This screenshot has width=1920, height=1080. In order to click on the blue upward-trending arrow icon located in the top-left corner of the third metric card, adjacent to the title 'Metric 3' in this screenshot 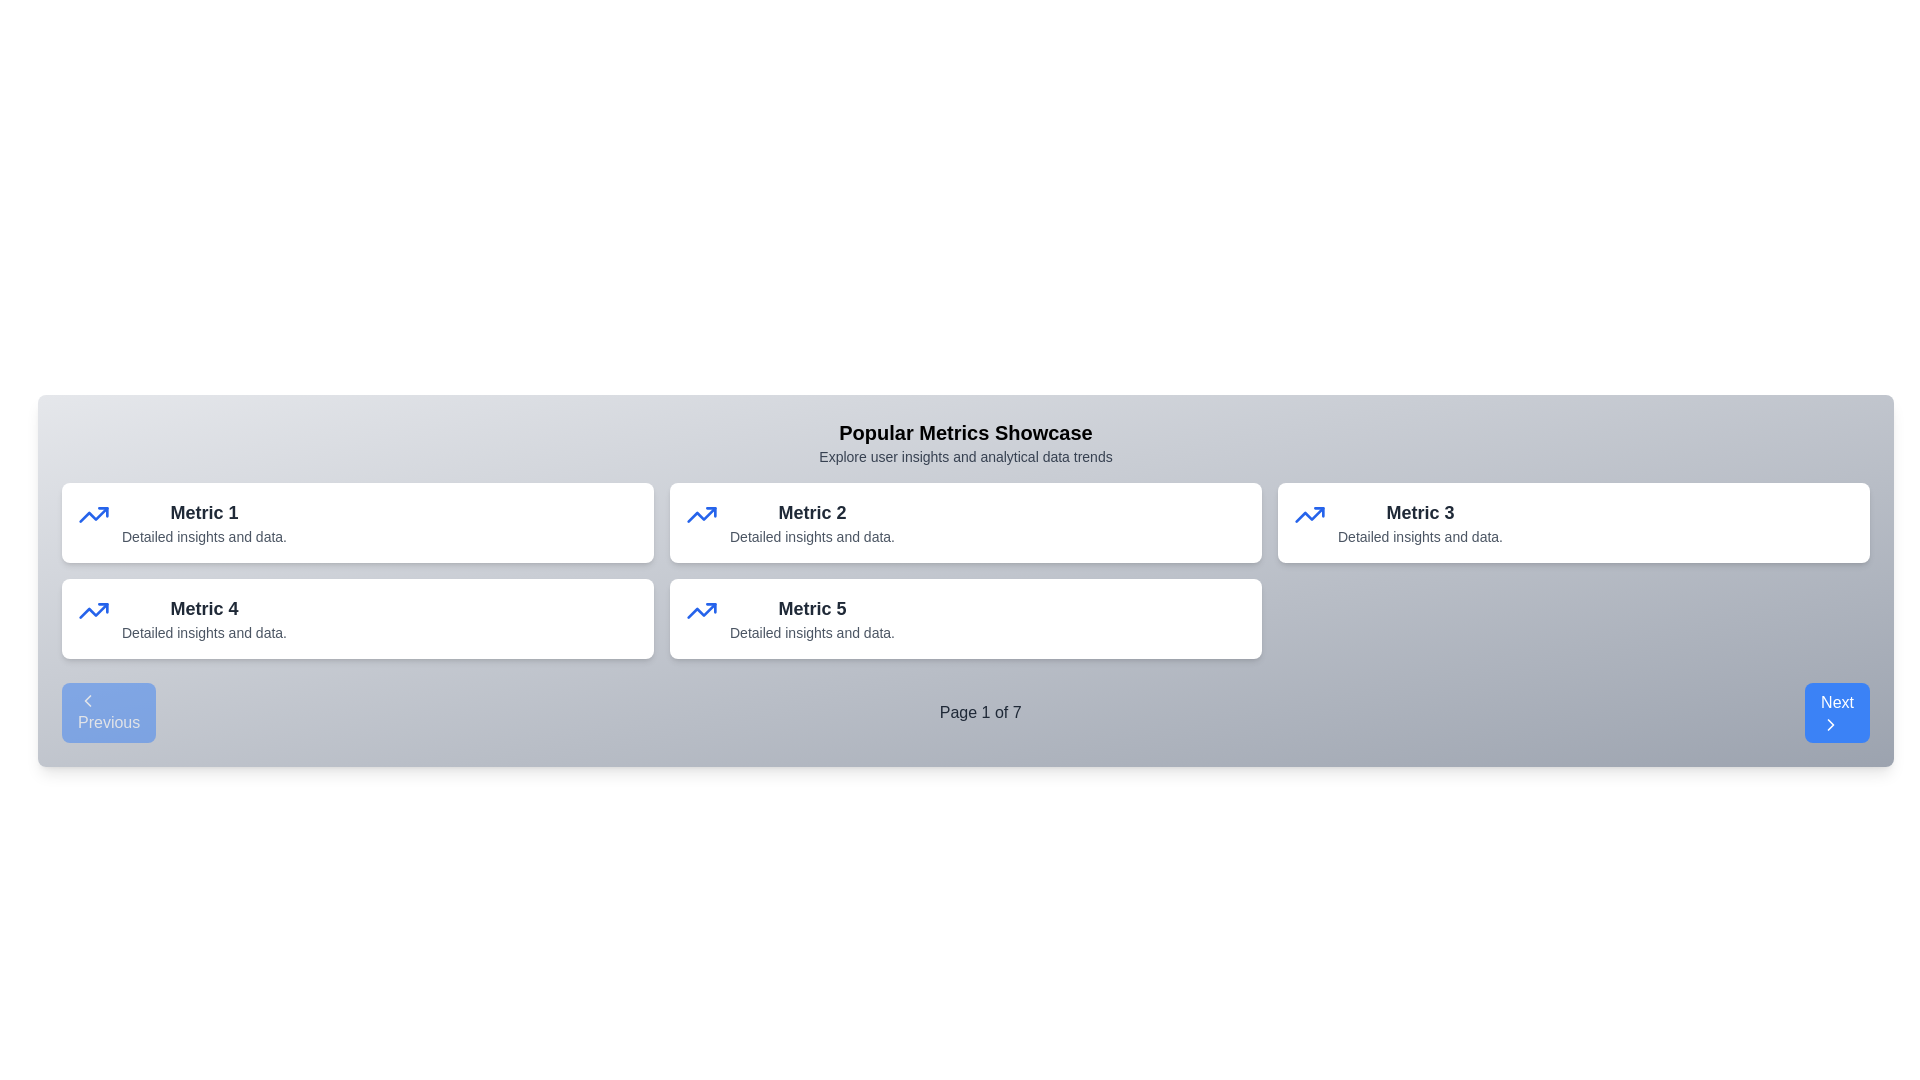, I will do `click(1310, 514)`.